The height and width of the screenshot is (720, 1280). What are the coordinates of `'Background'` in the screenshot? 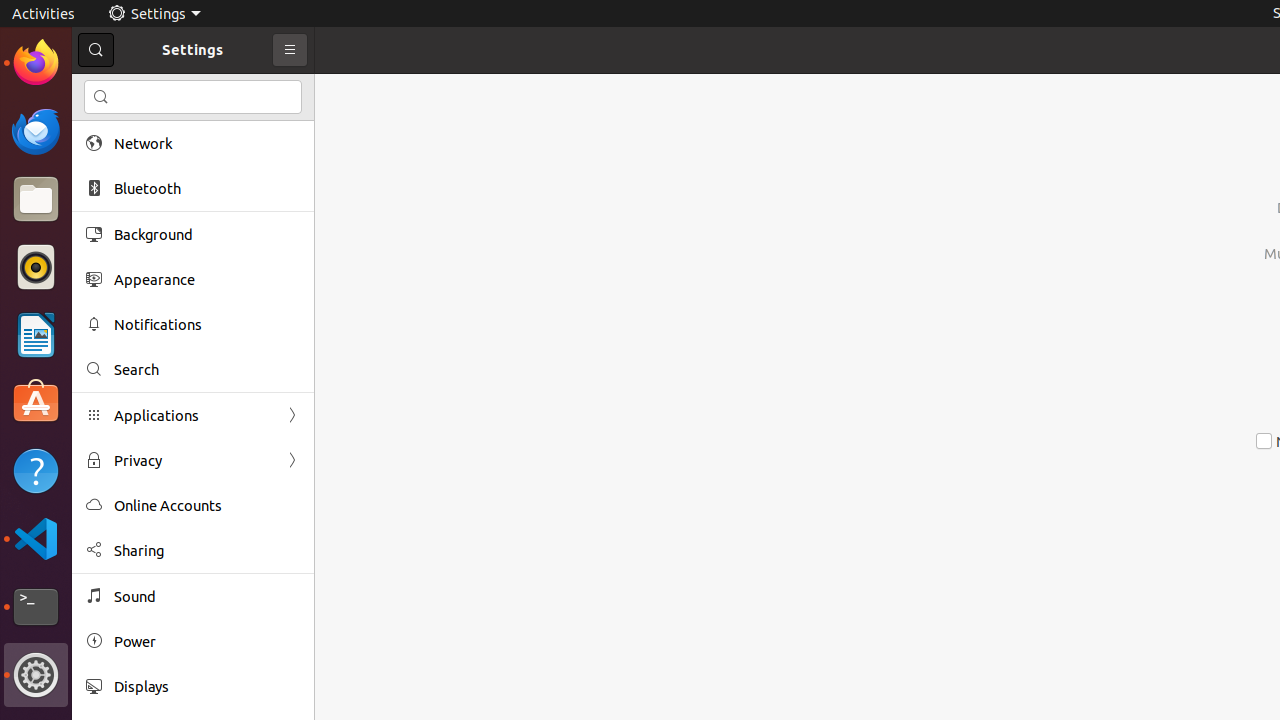 It's located at (206, 233).